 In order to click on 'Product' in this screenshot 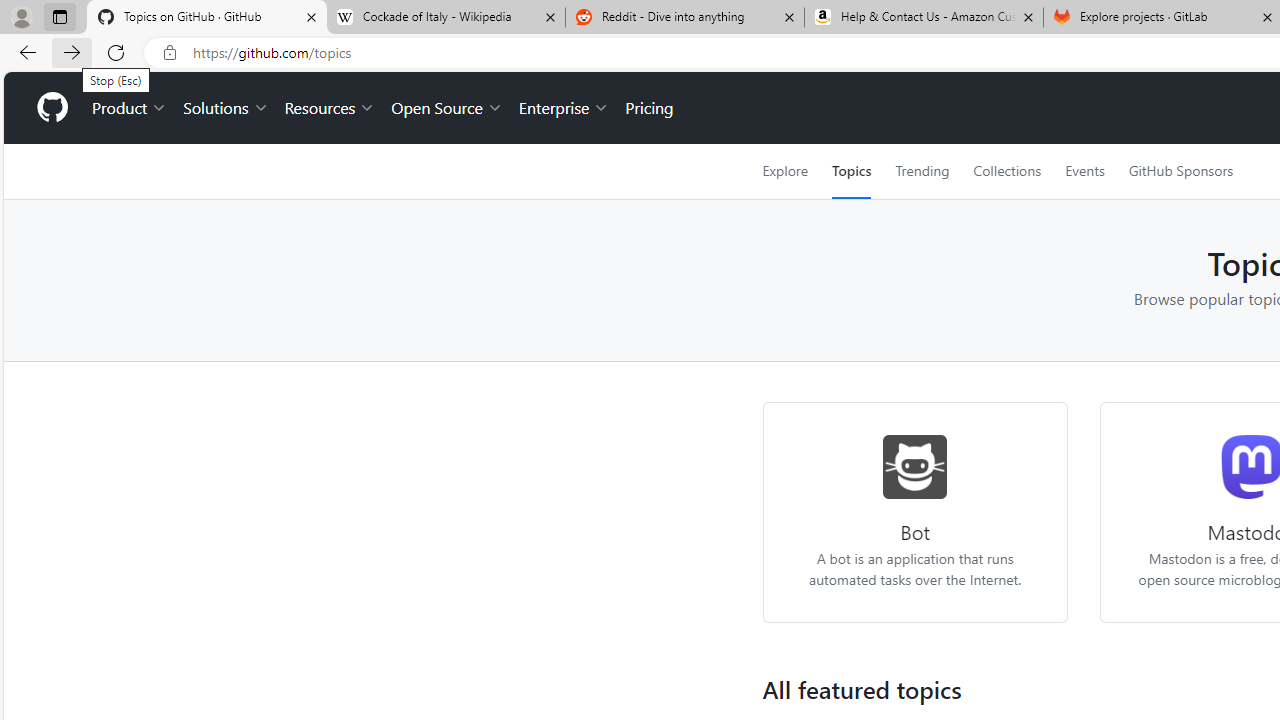, I will do `click(129, 108)`.